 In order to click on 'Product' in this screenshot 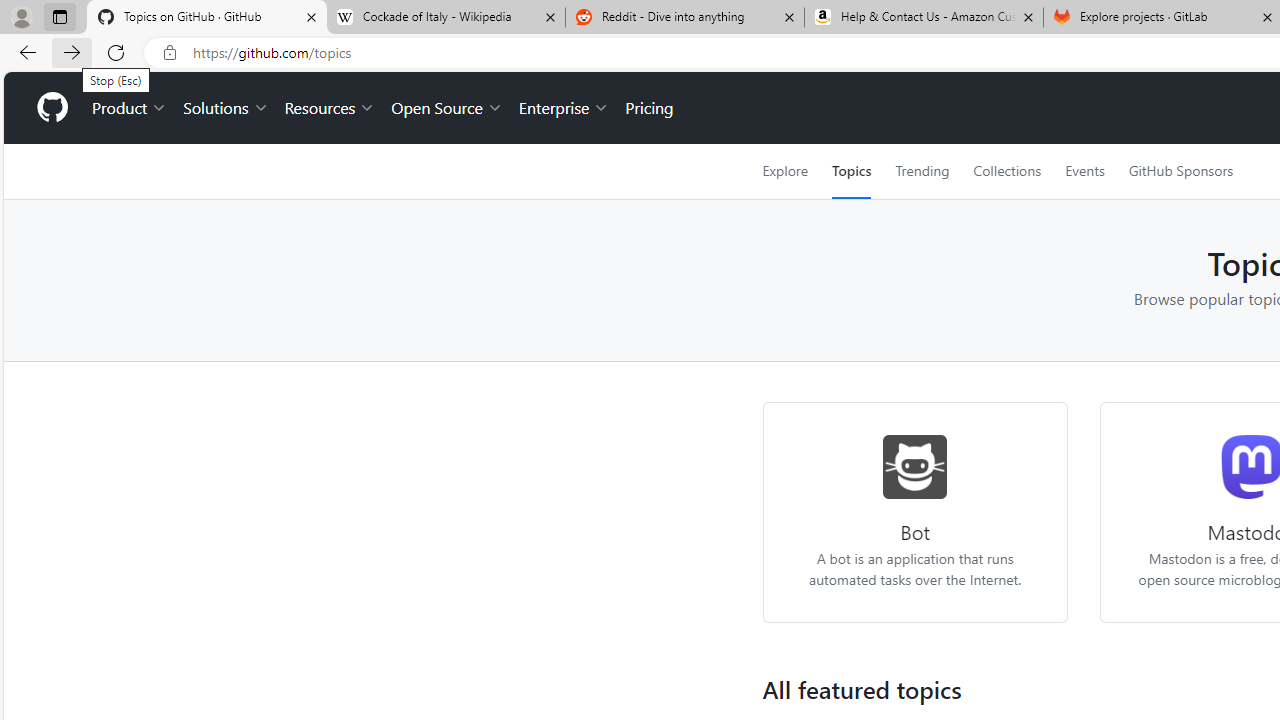, I will do `click(129, 108)`.